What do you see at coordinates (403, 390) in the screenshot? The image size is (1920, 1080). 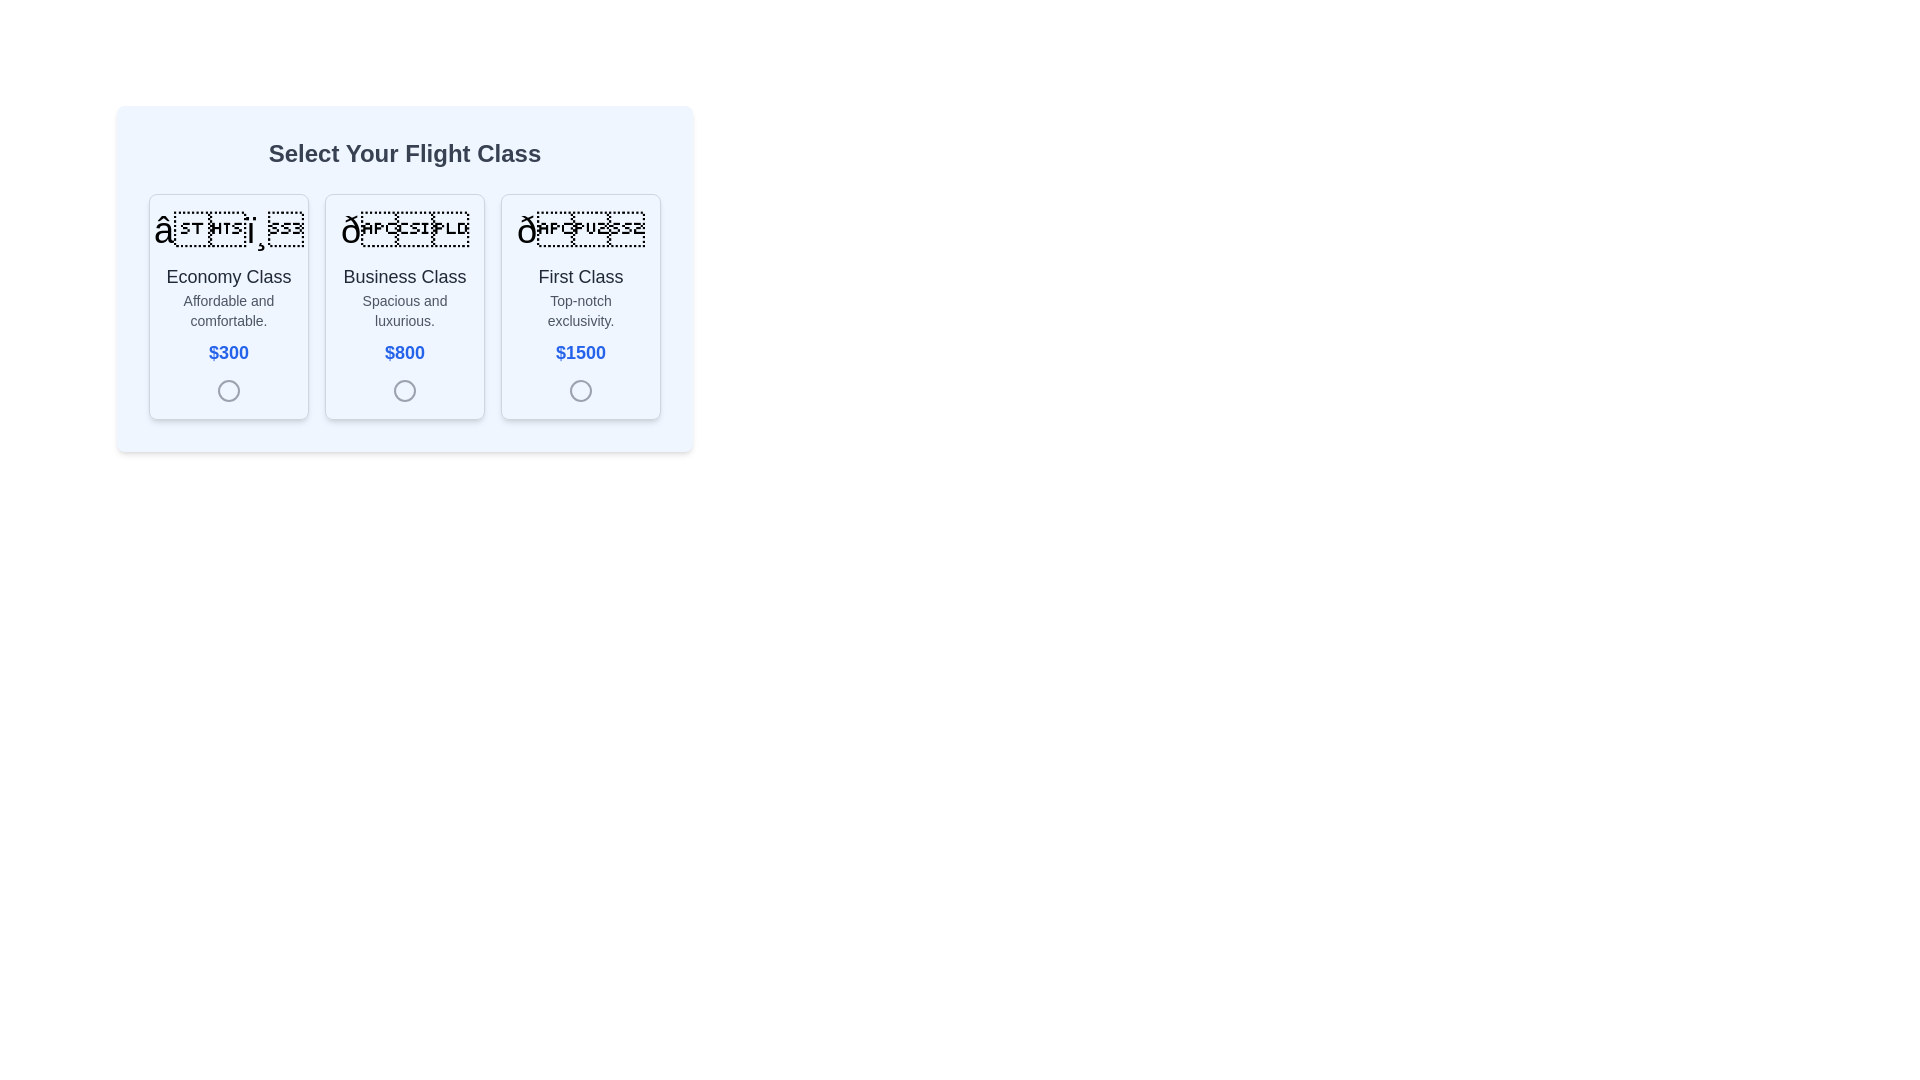 I see `the SVG Circle representing the 'Business Class' option, which is centrally aligned beneath the textual content and price in the card labeled 'Select Your Flight Class'` at bounding box center [403, 390].